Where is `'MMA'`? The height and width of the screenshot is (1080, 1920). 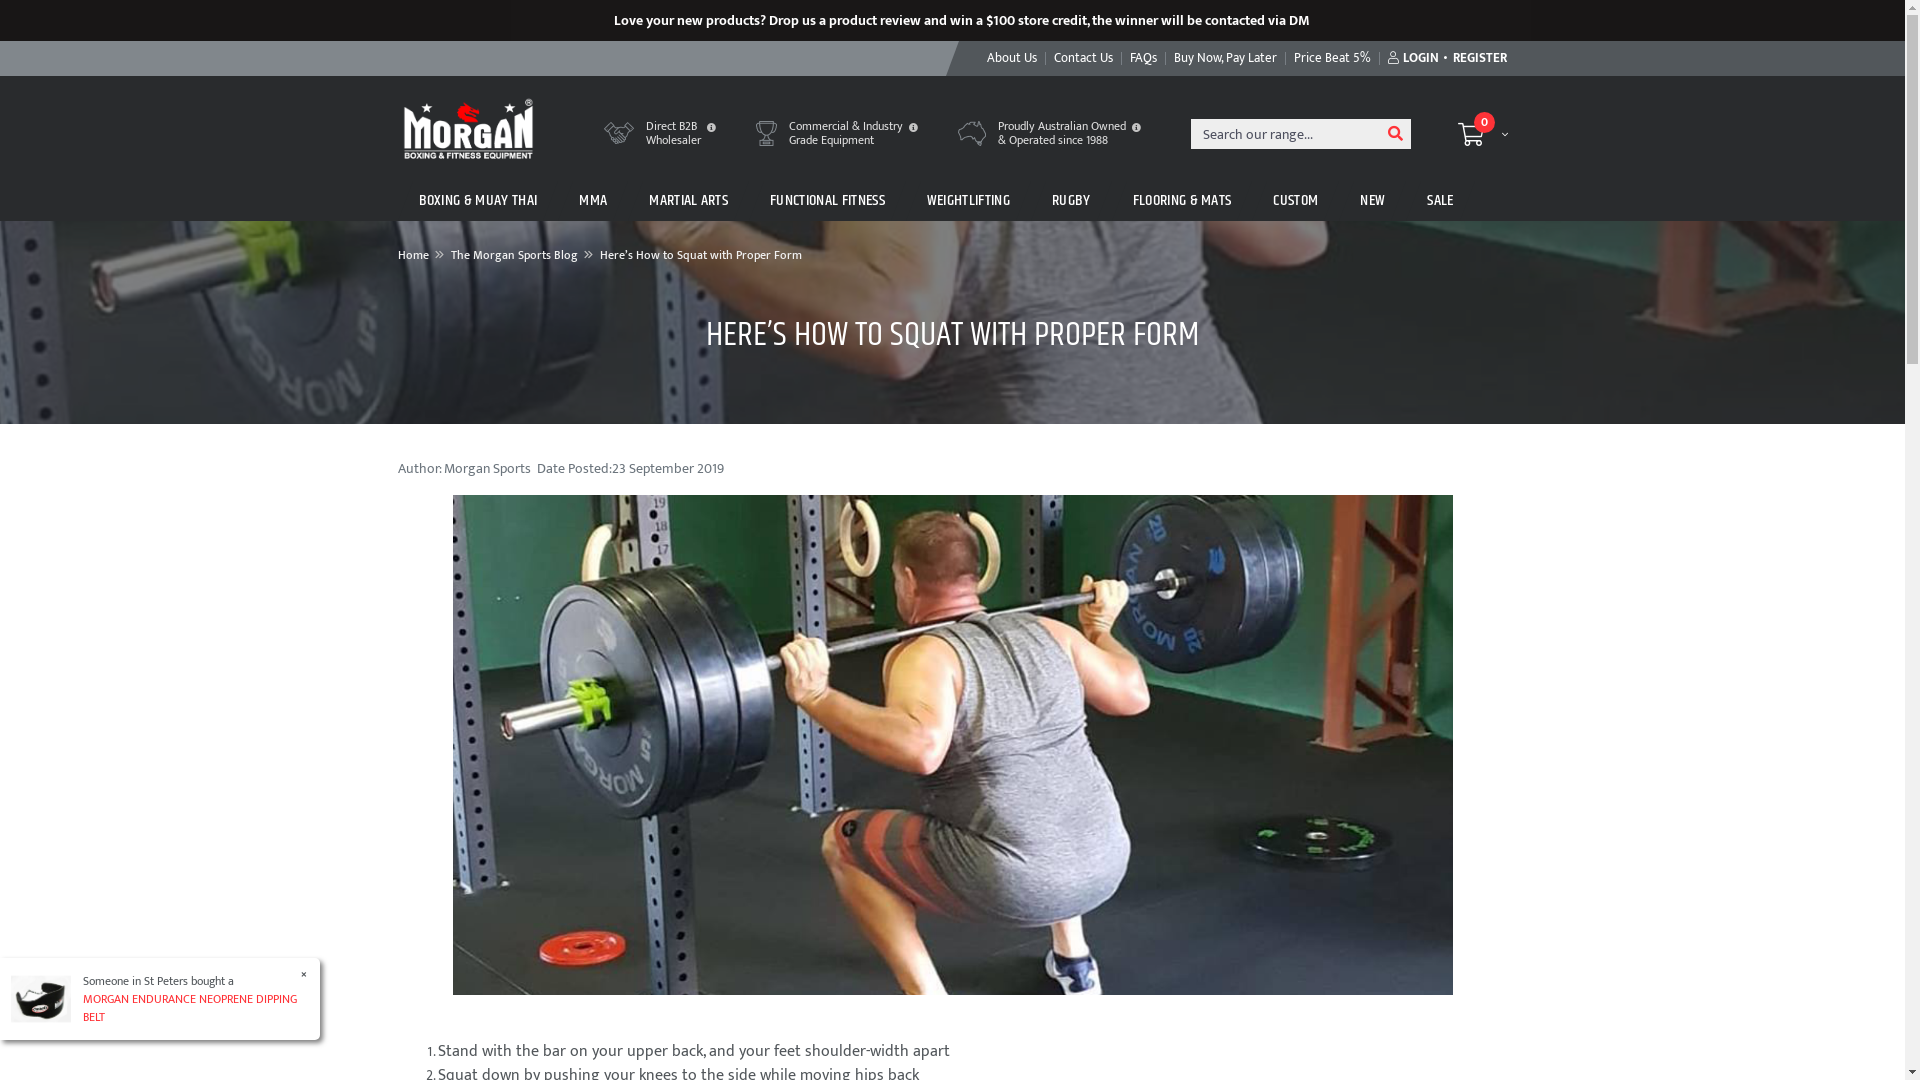 'MMA' is located at coordinates (592, 200).